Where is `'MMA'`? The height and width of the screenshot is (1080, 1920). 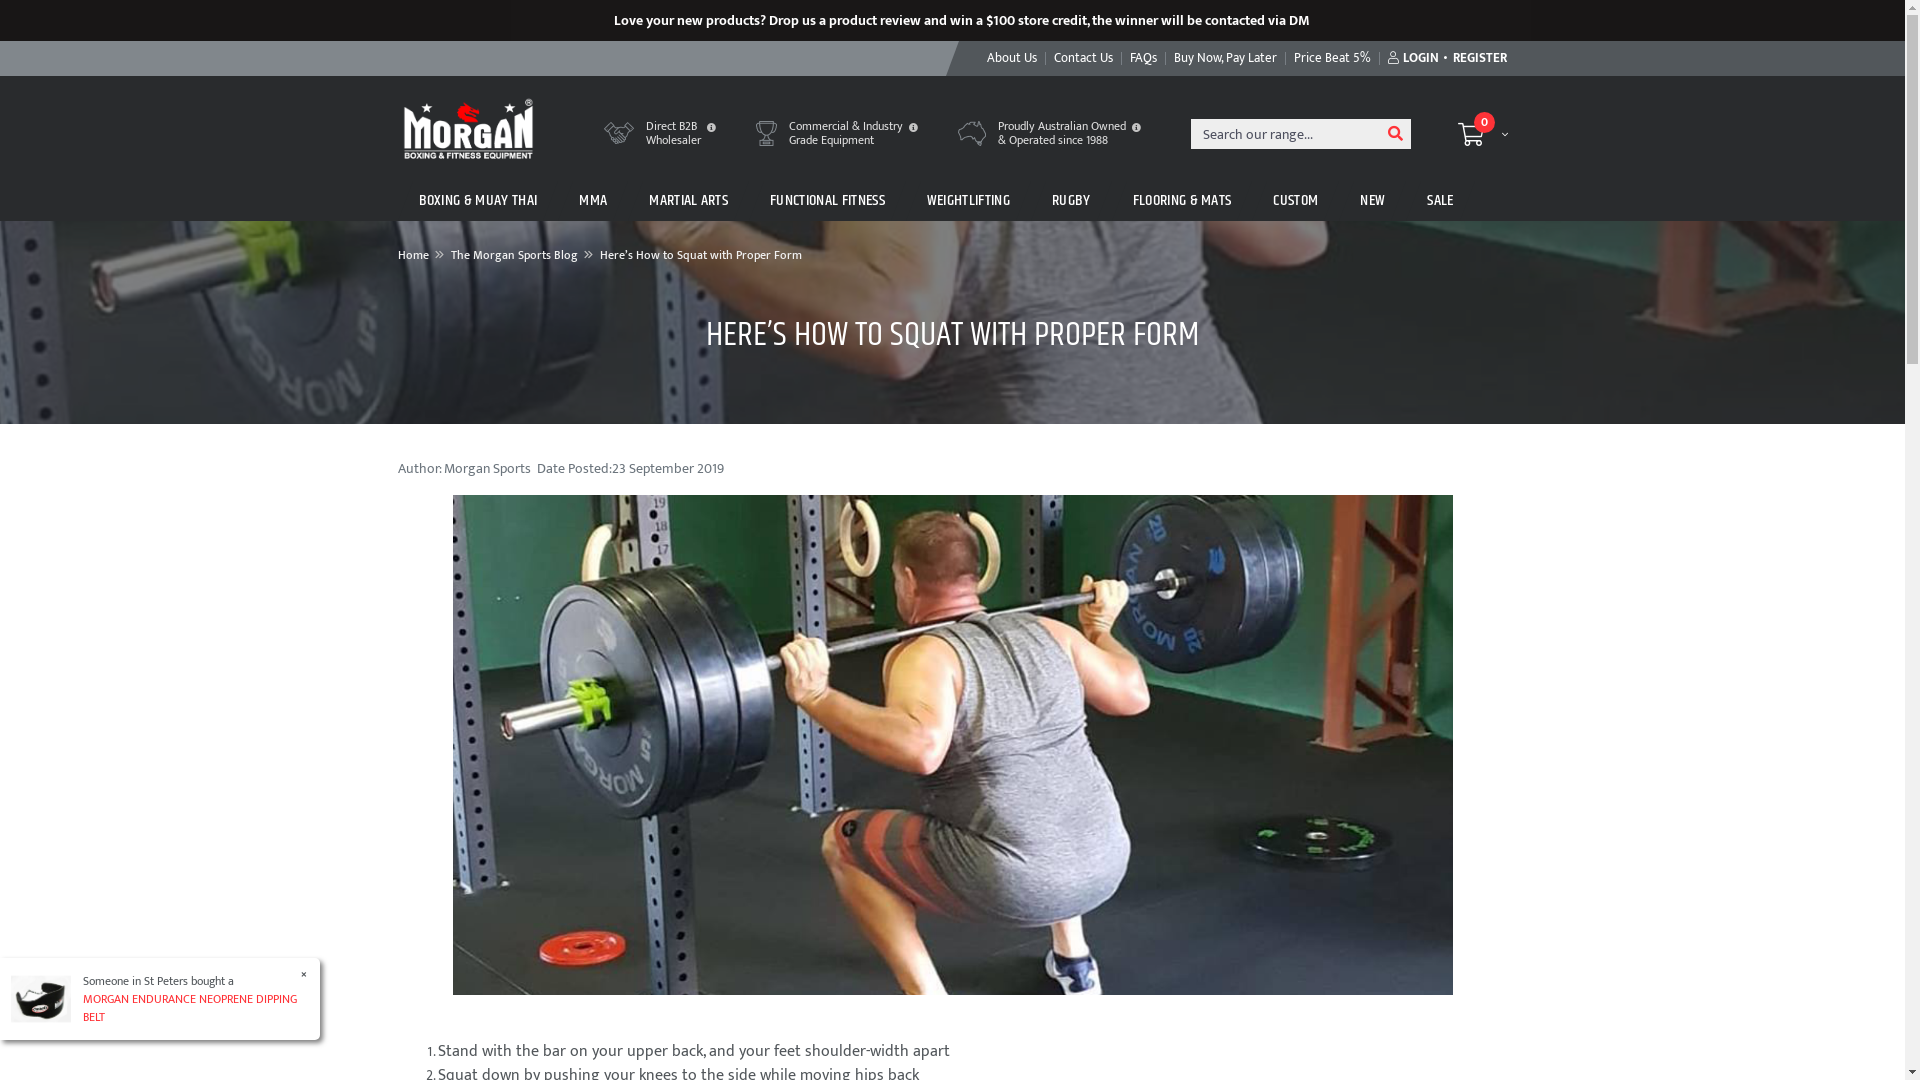 'MMA' is located at coordinates (592, 200).